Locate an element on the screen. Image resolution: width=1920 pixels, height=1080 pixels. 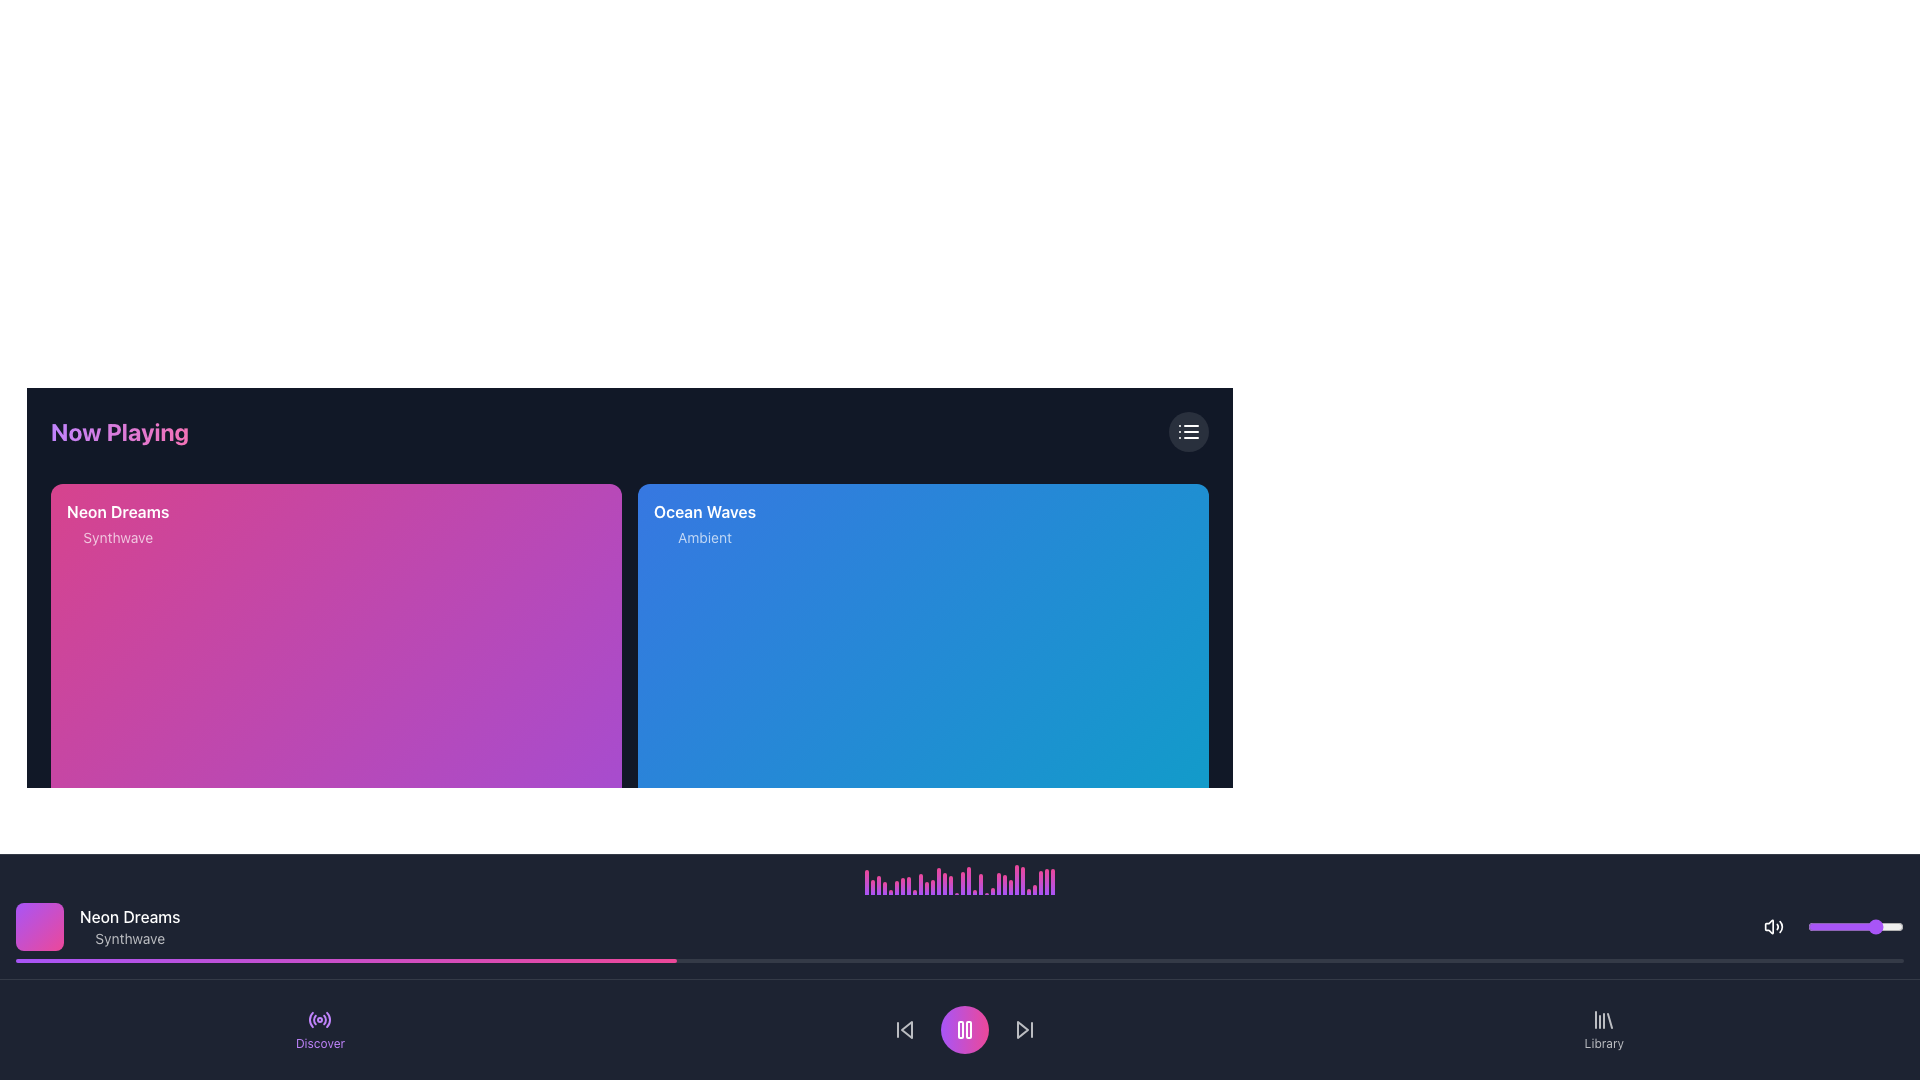
keyboard navigation is located at coordinates (583, 1017).